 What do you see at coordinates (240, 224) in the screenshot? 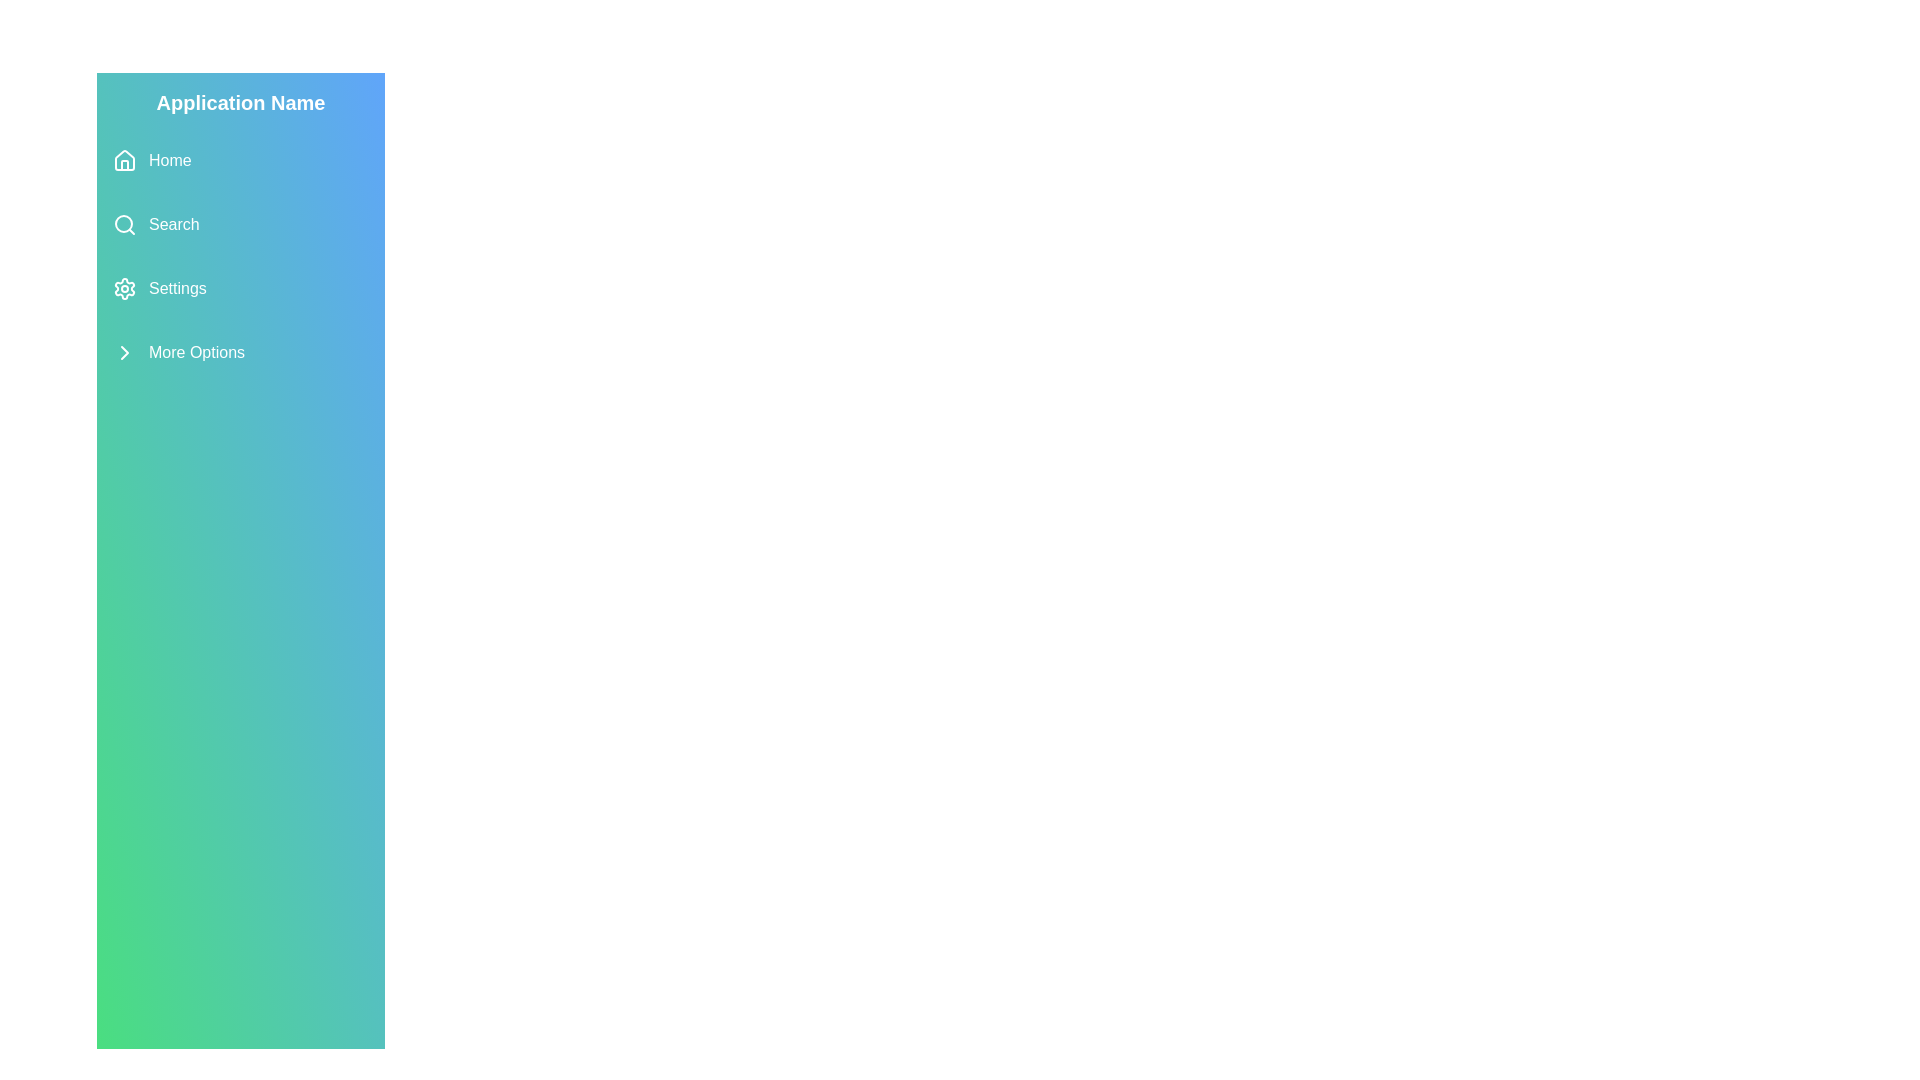
I see `the menu item Search` at bounding box center [240, 224].